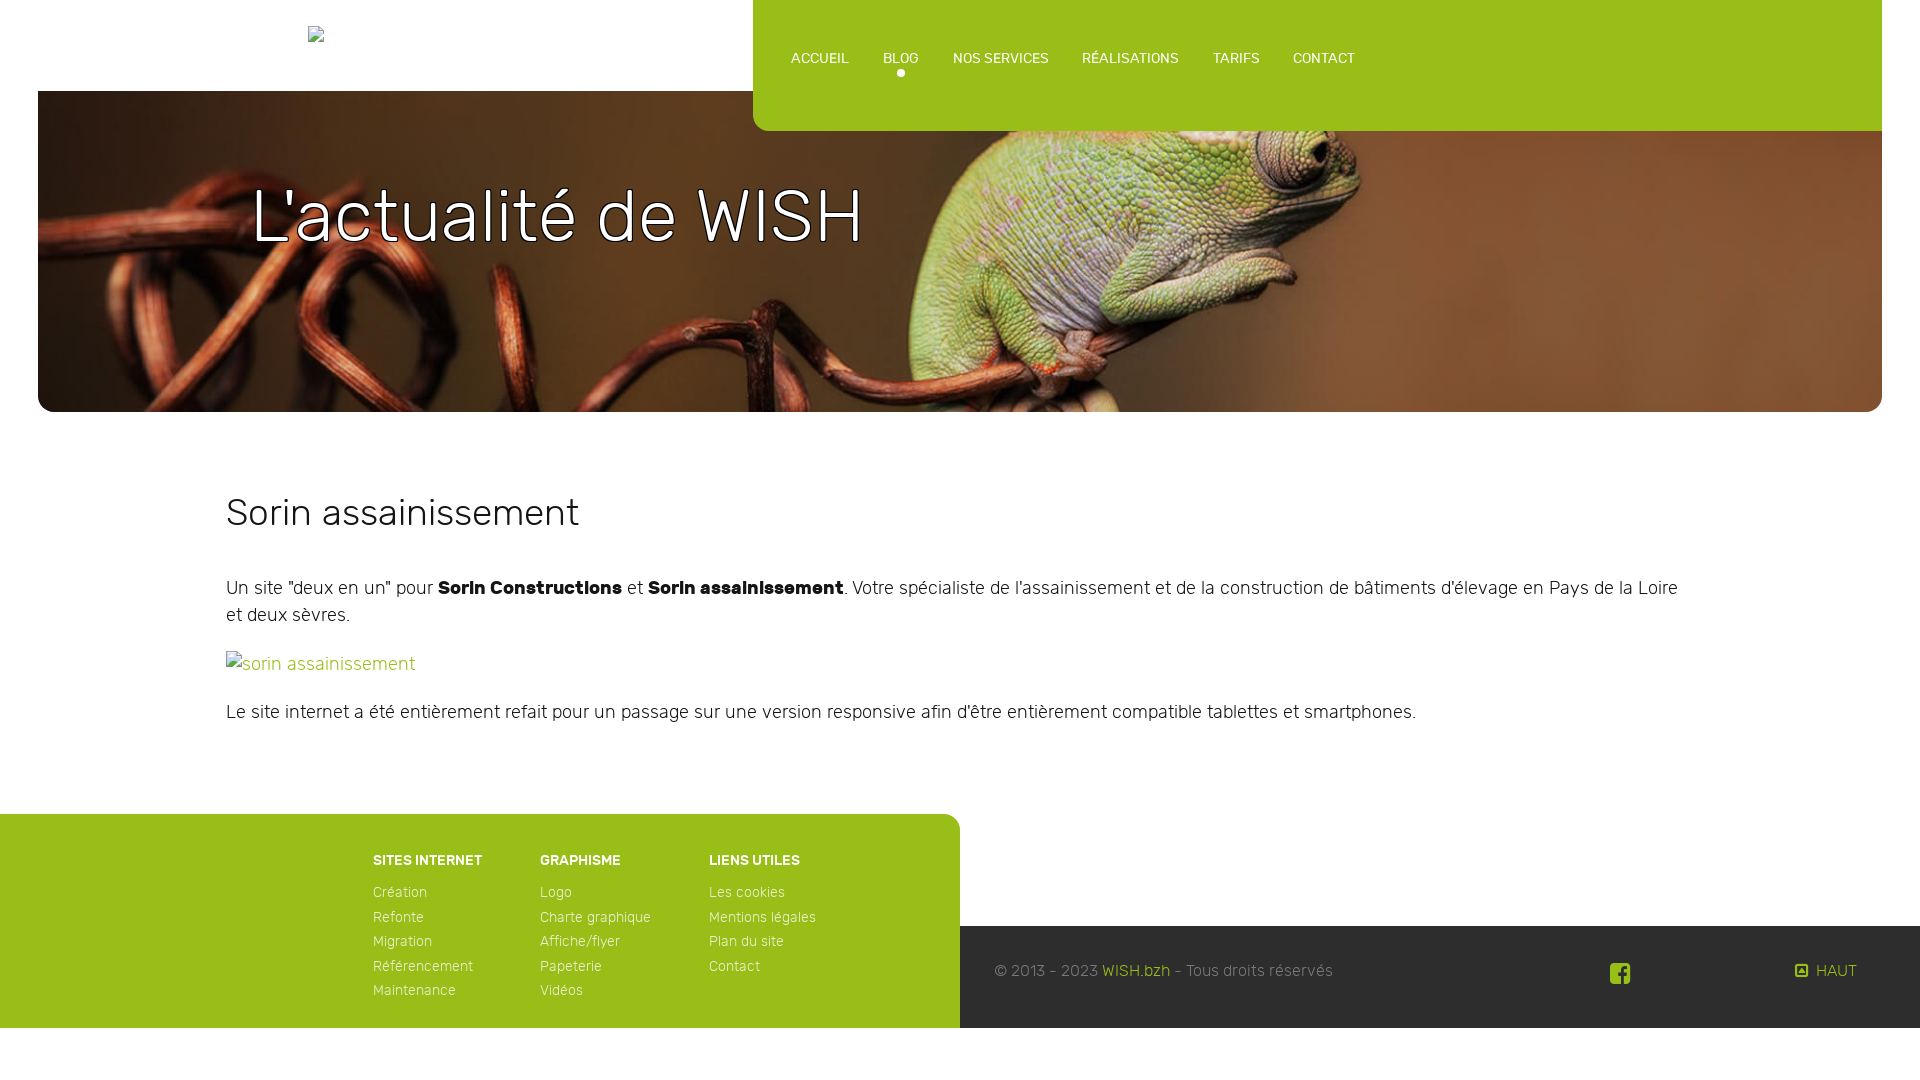  I want to click on 'Maintenance', so click(413, 990).